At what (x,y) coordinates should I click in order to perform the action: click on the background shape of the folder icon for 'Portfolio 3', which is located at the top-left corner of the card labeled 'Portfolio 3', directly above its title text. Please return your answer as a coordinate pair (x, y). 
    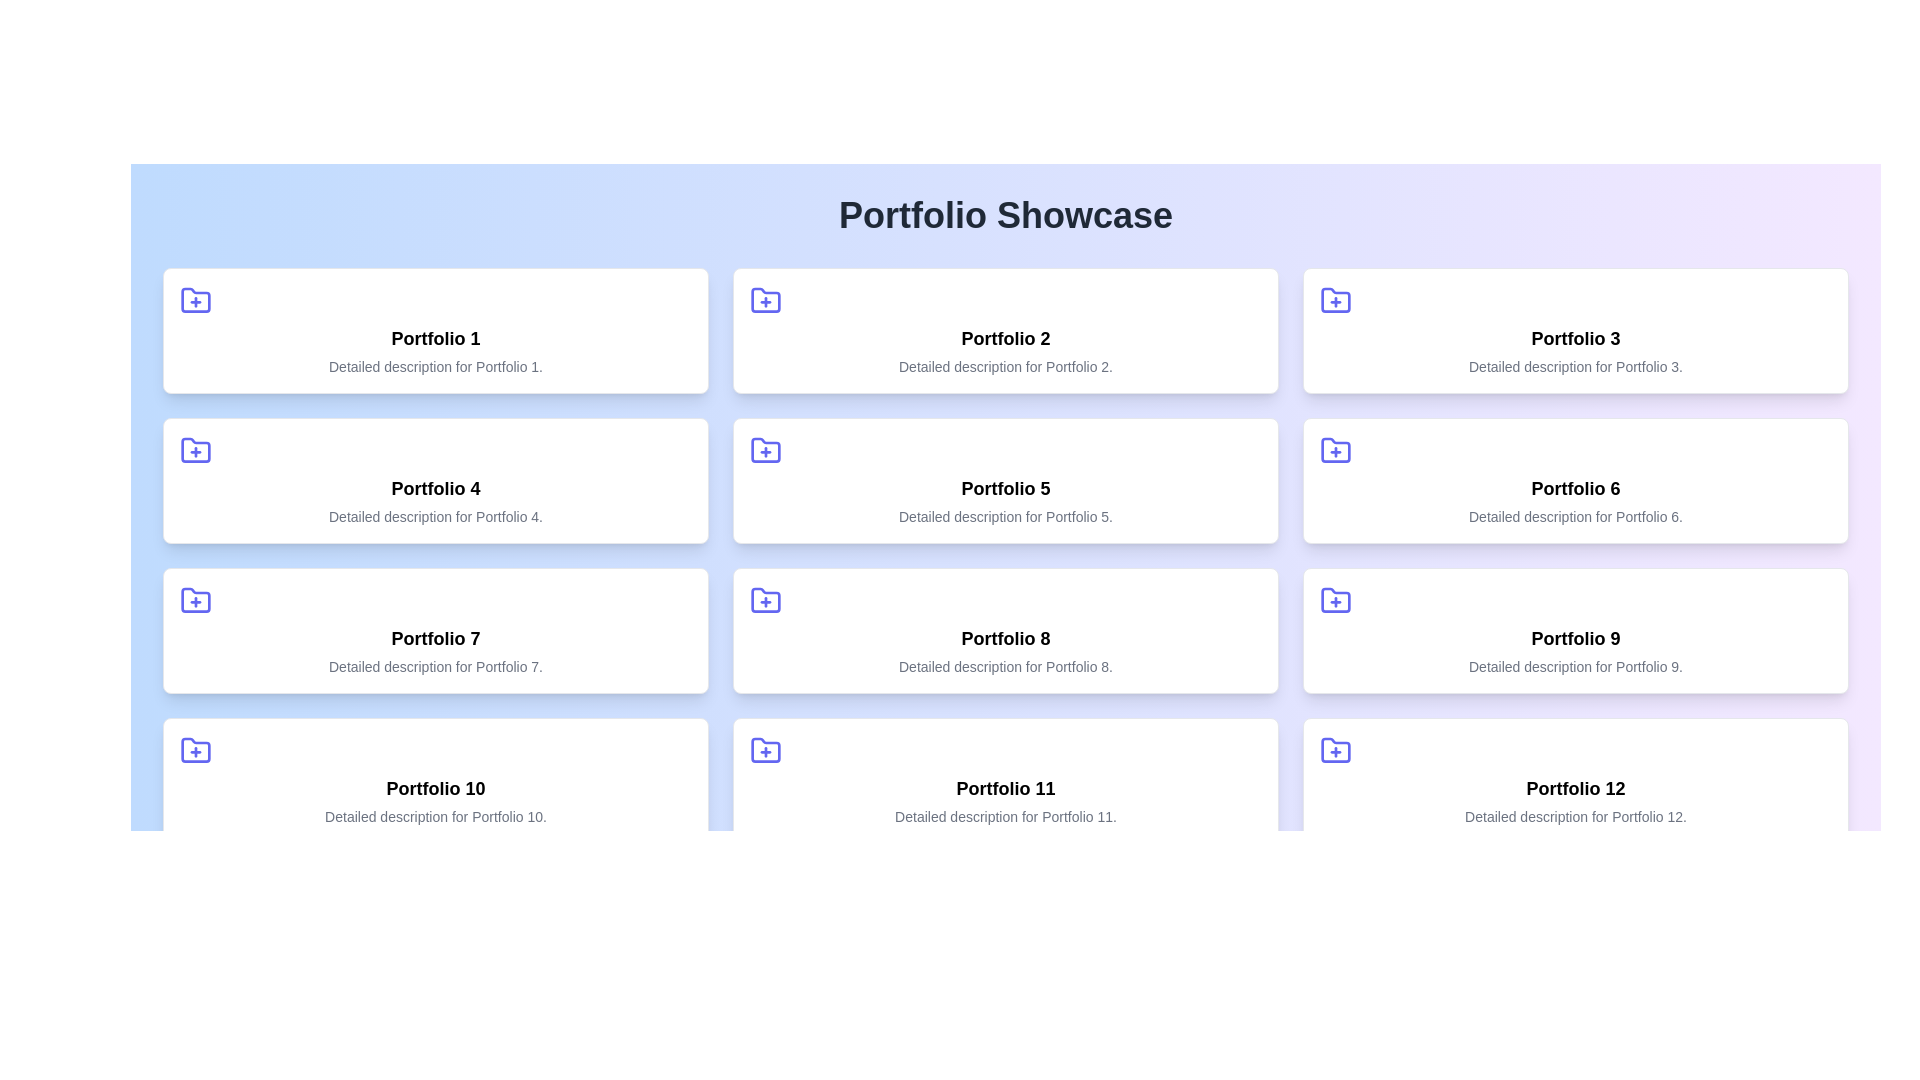
    Looking at the image, I should click on (1335, 300).